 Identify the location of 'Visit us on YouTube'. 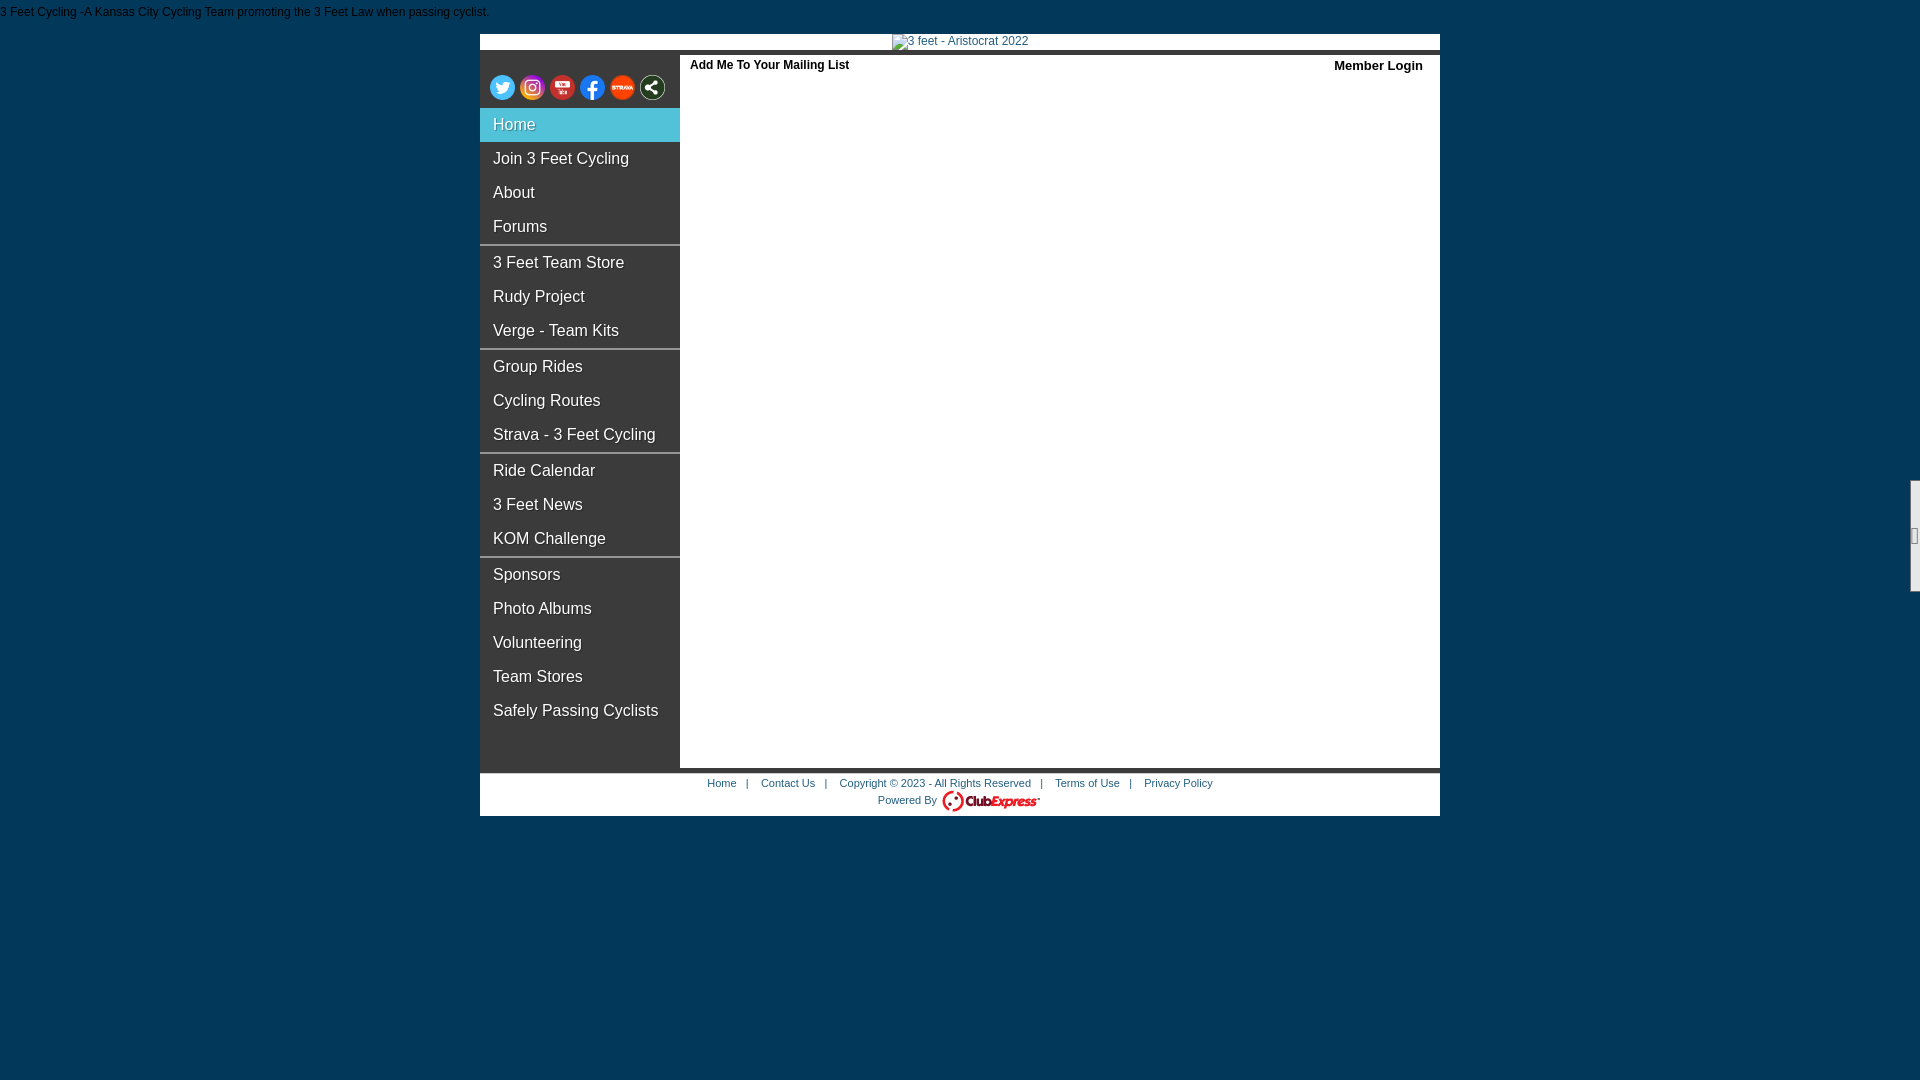
(561, 87).